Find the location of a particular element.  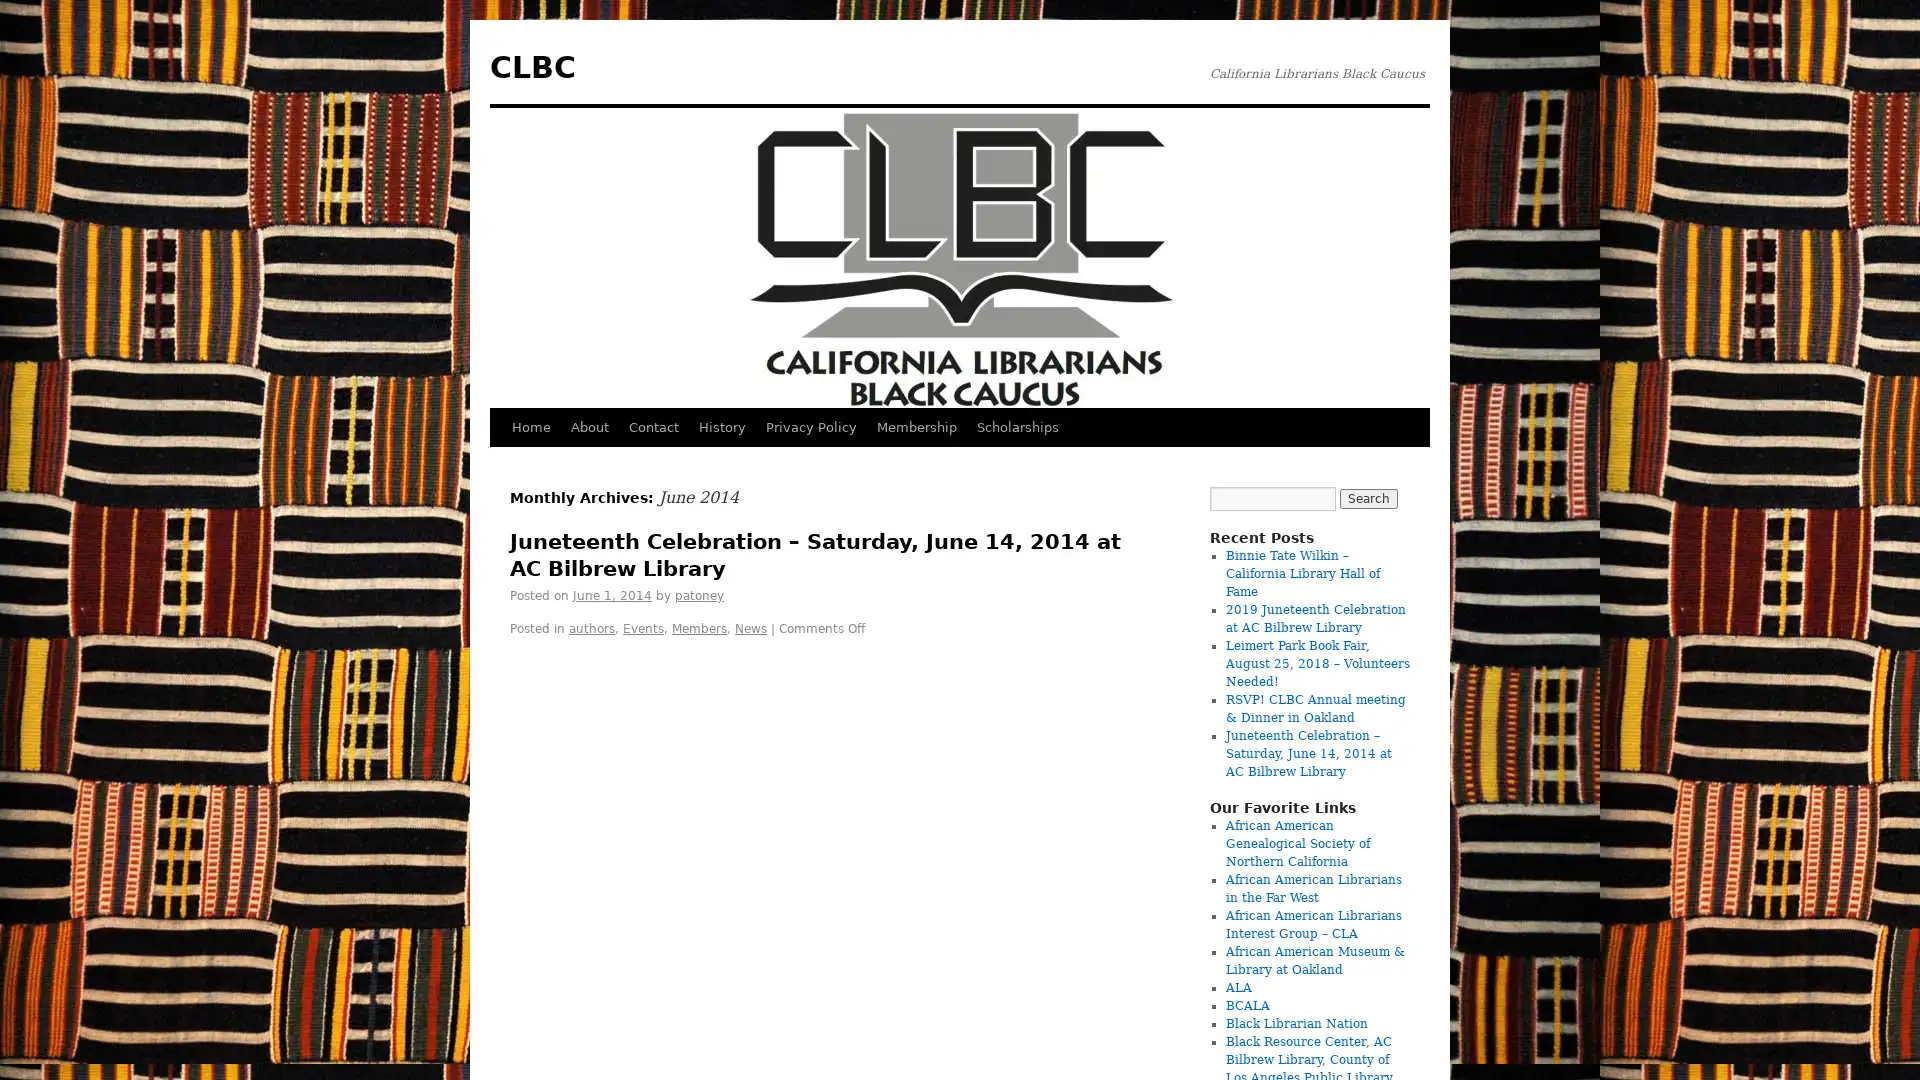

Search is located at coordinates (1367, 497).